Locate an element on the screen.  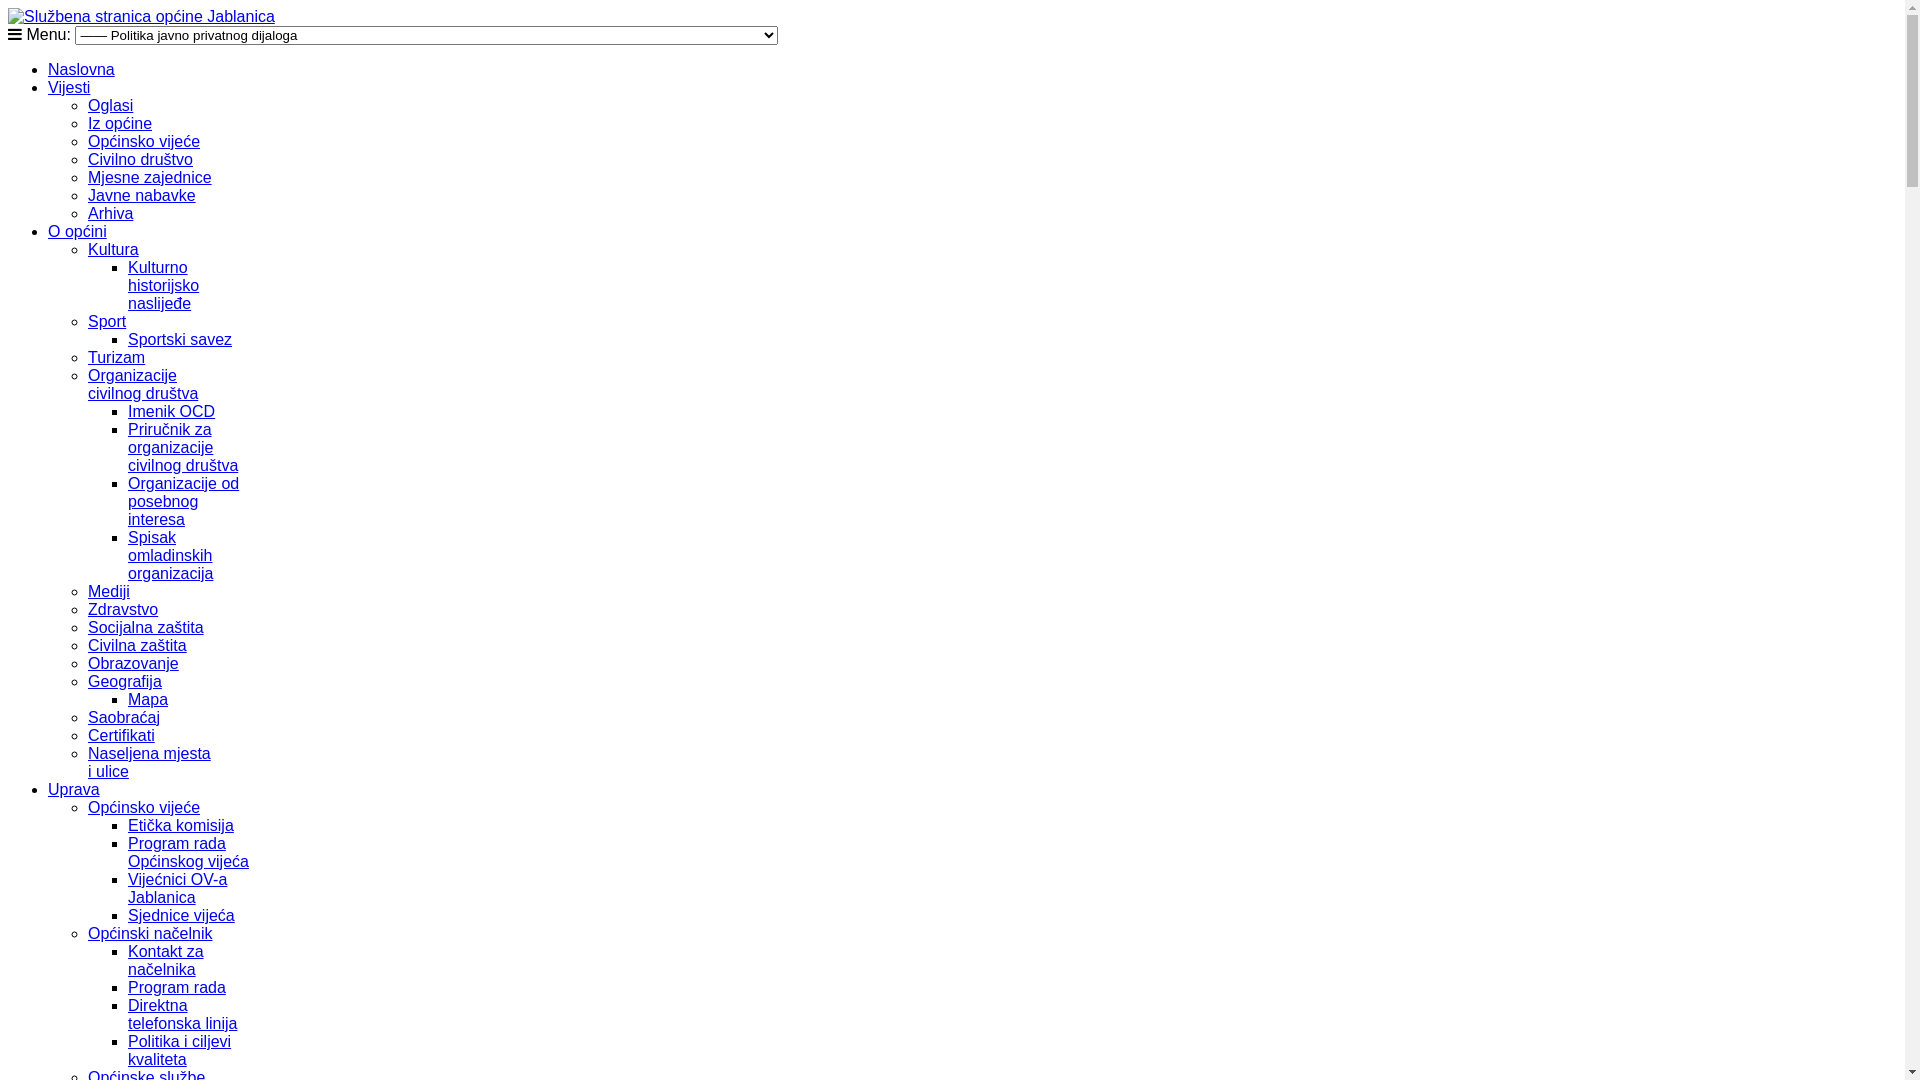
'Mjesne zajednice' is located at coordinates (148, 176).